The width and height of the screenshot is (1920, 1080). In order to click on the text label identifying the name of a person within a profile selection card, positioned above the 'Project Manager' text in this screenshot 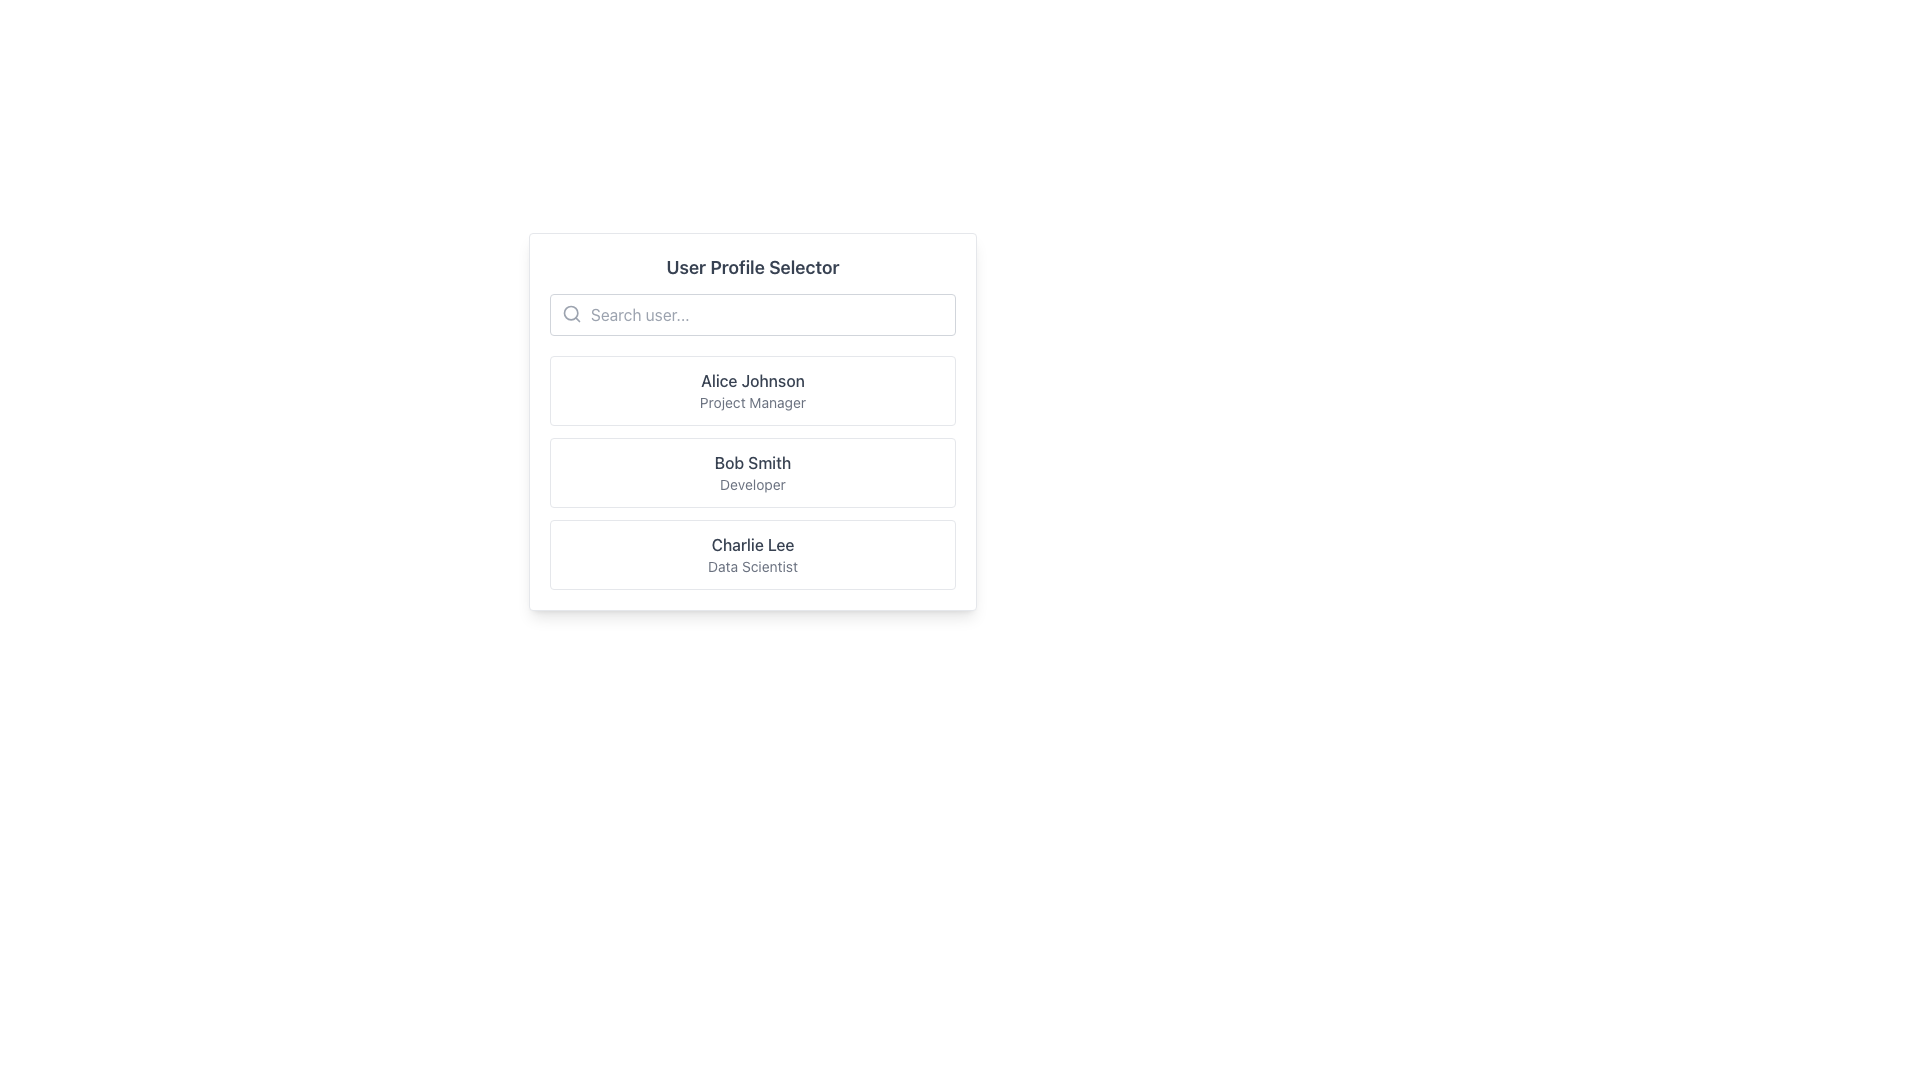, I will do `click(752, 381)`.